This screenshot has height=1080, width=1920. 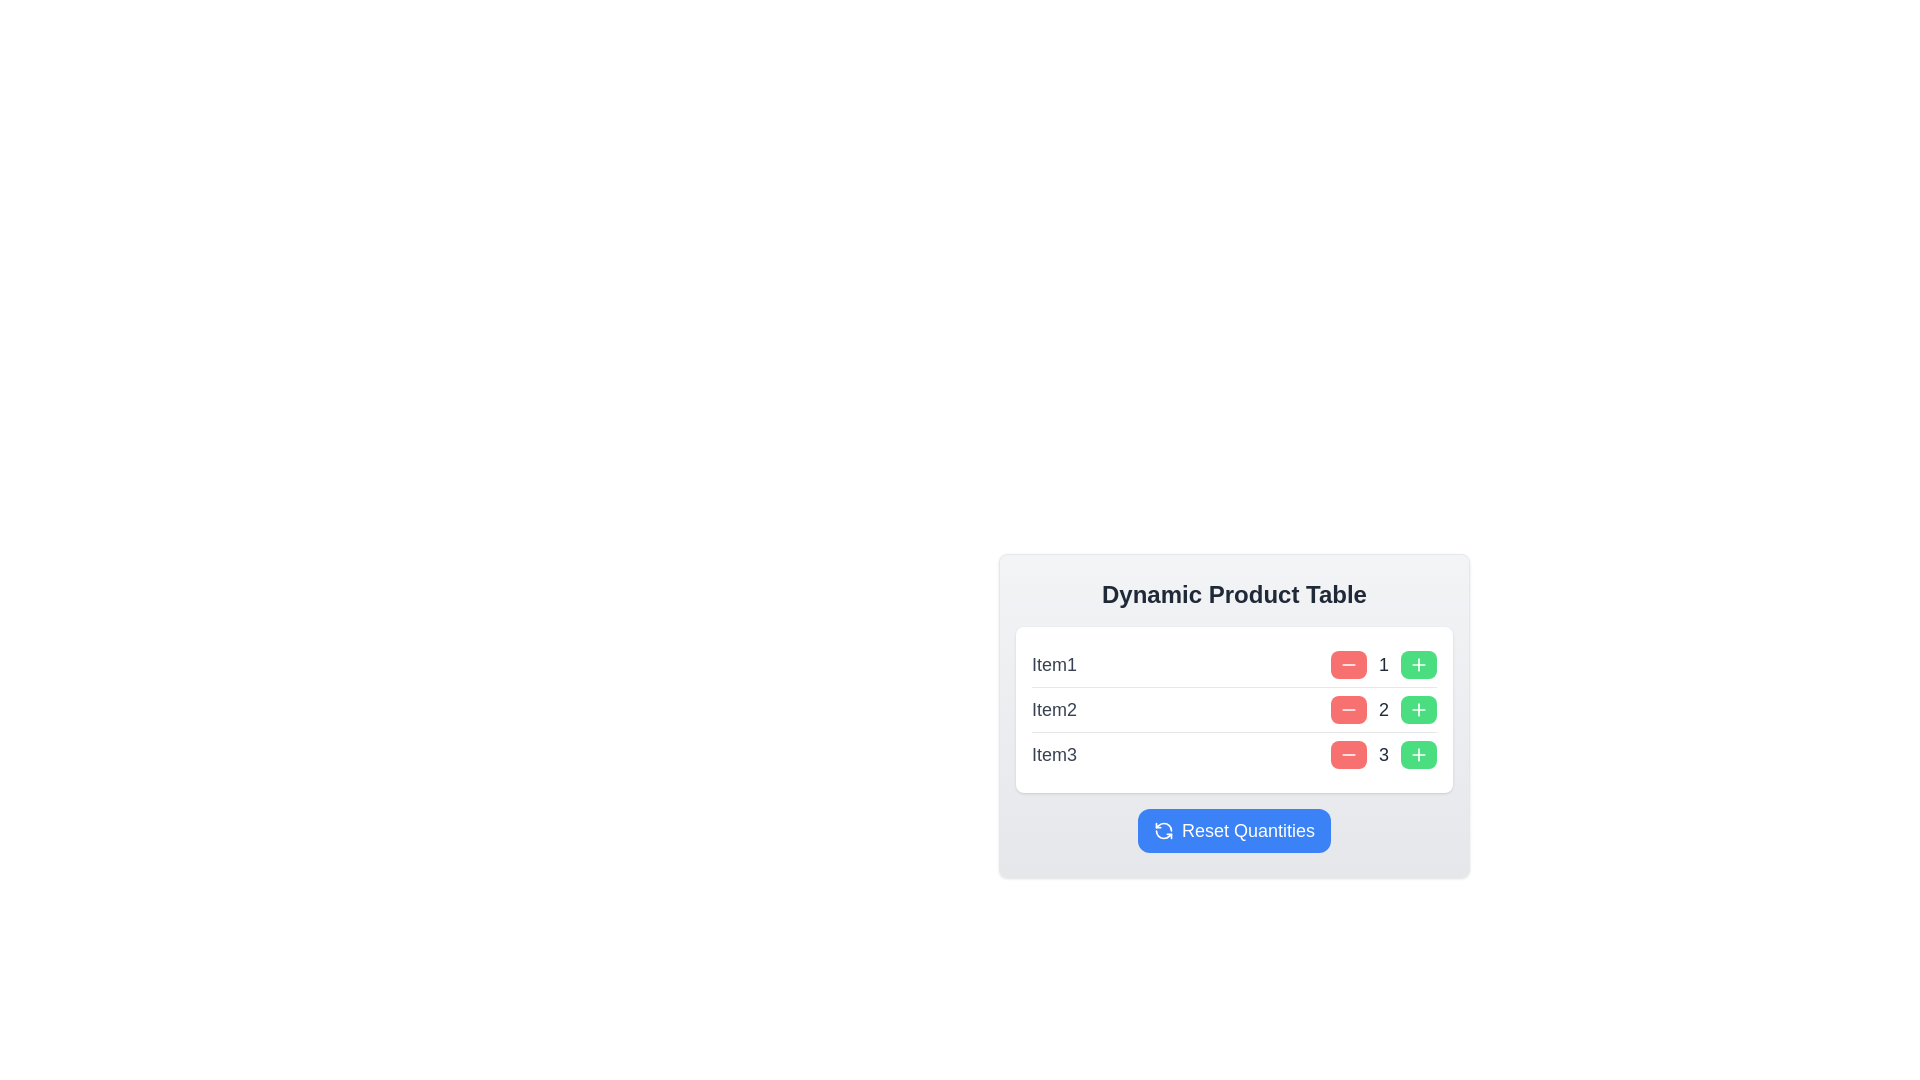 What do you see at coordinates (1053, 755) in the screenshot?
I see `the text label representing the third item in the dynamic product table, located in the third row under 'Item1' and 'Item2'` at bounding box center [1053, 755].